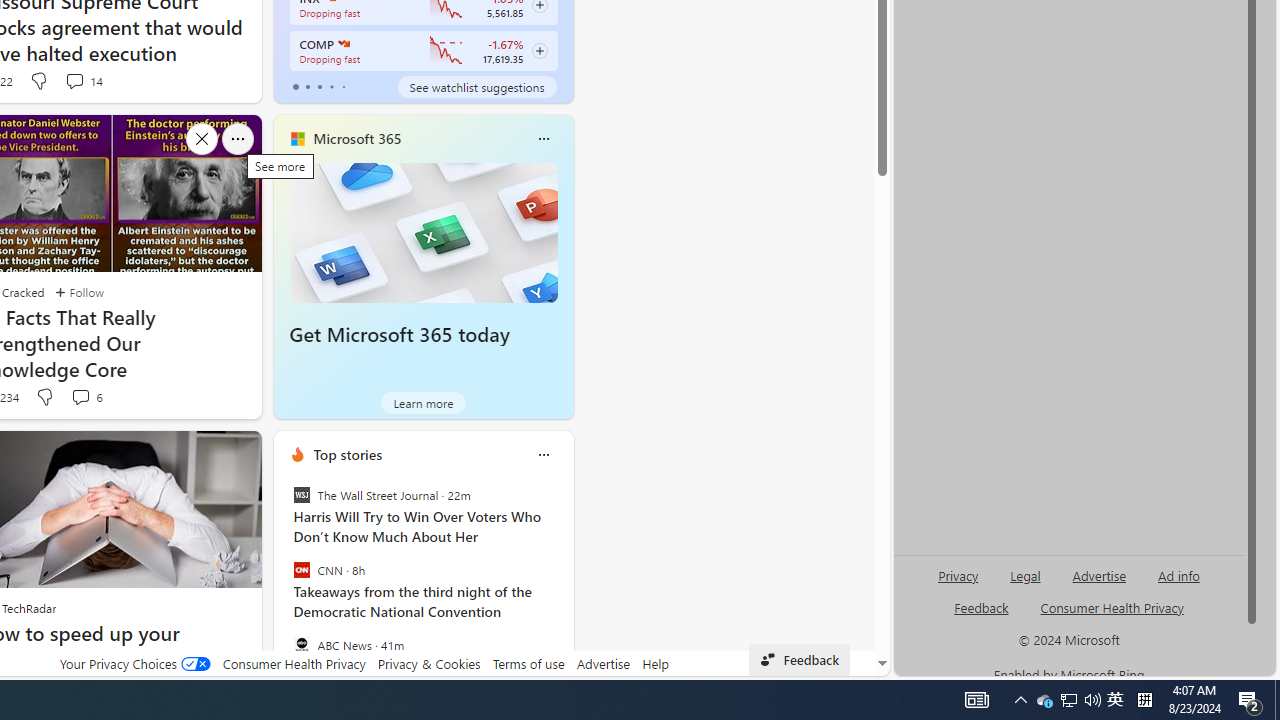 This screenshot has width=1280, height=720. I want to click on 'View comments 6 Comment', so click(80, 397).